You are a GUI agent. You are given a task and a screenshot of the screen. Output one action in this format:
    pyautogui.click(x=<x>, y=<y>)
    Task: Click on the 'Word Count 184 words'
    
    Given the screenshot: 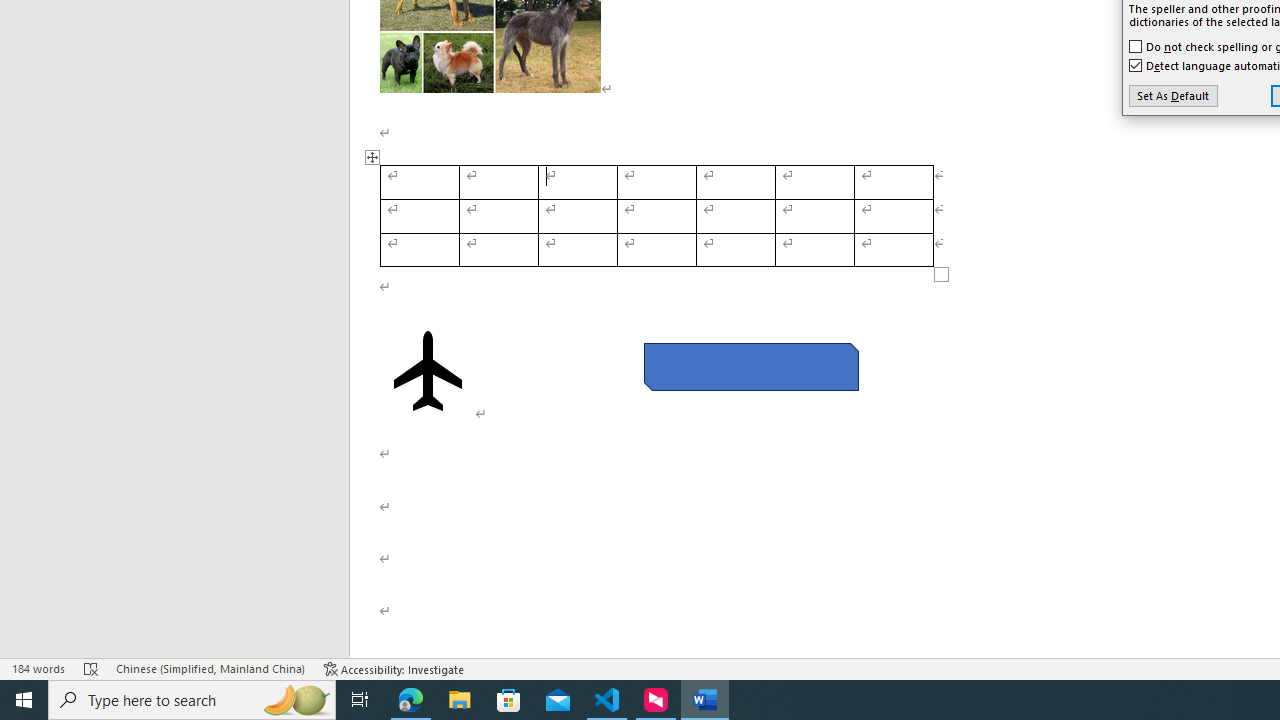 What is the action you would take?
    pyautogui.click(x=38, y=669)
    